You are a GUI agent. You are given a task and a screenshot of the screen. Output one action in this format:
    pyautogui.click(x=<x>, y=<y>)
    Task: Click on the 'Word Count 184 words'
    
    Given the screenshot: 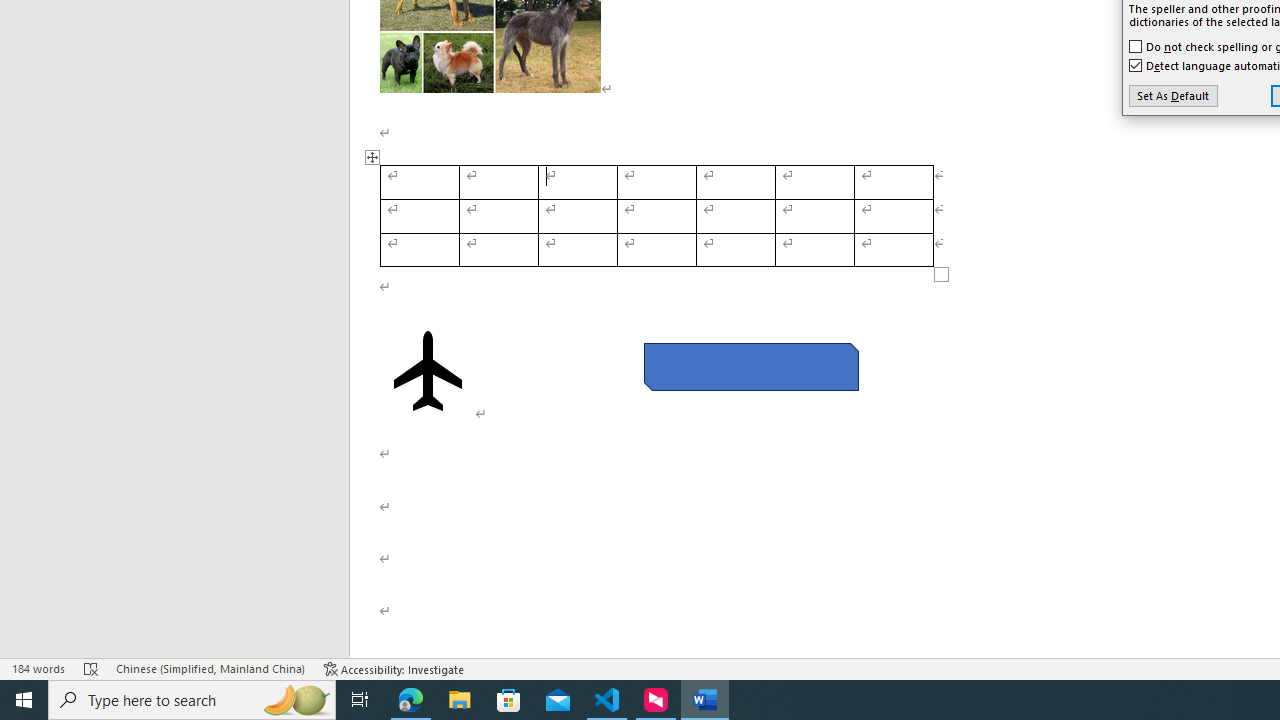 What is the action you would take?
    pyautogui.click(x=38, y=669)
    